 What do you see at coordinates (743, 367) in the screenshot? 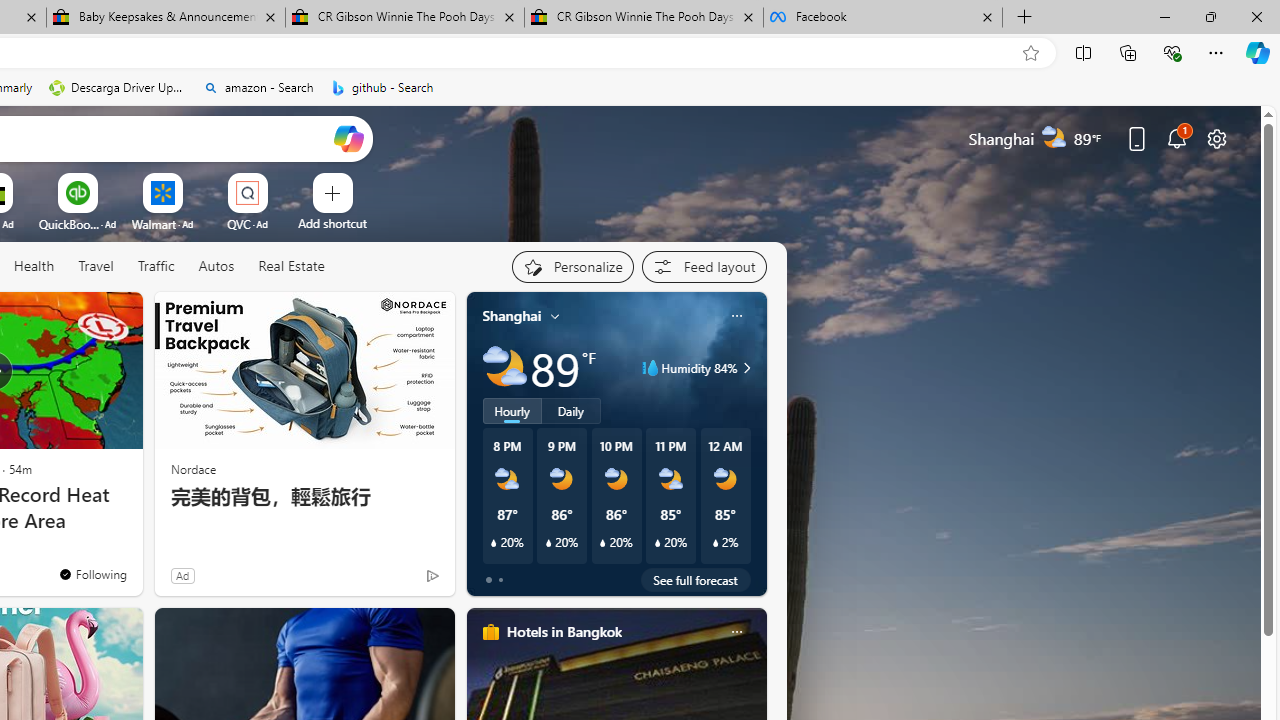
I see `'Humidity 84%'` at bounding box center [743, 367].